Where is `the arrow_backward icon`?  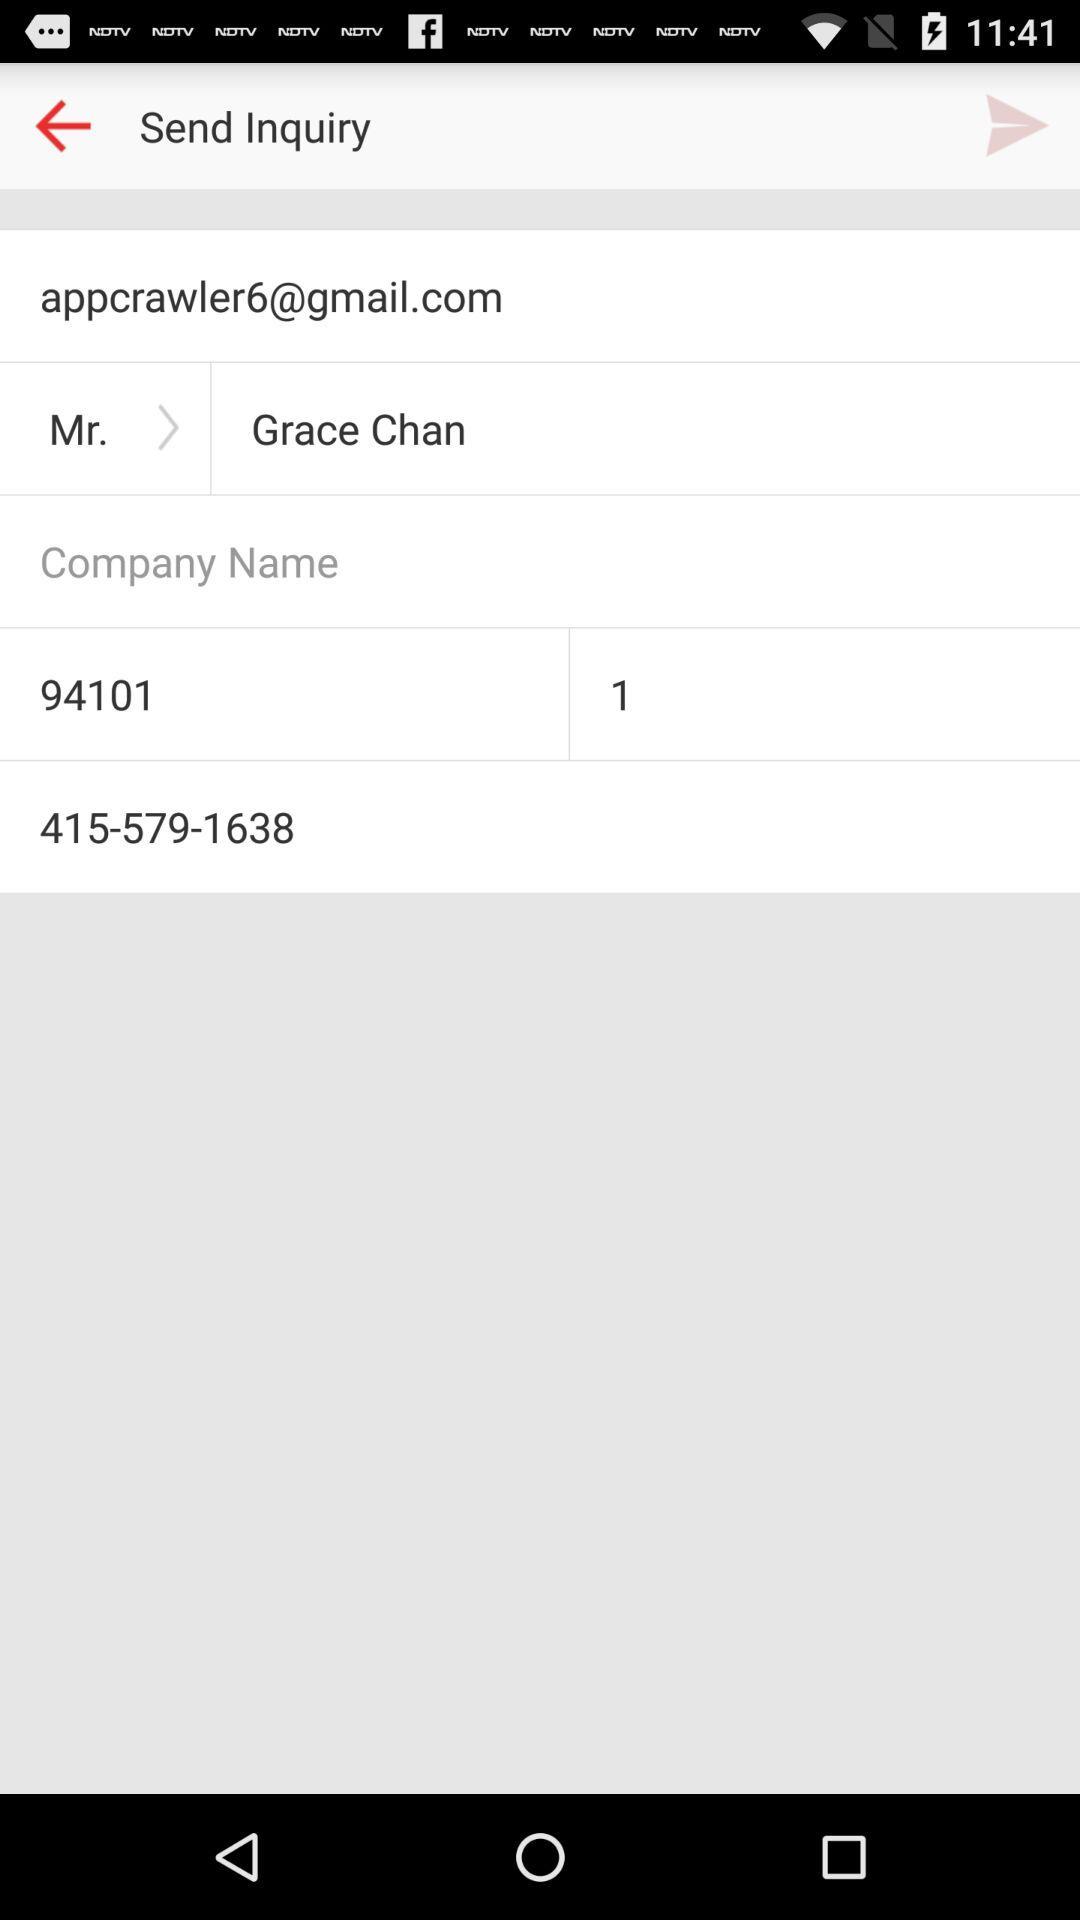
the arrow_backward icon is located at coordinates (61, 133).